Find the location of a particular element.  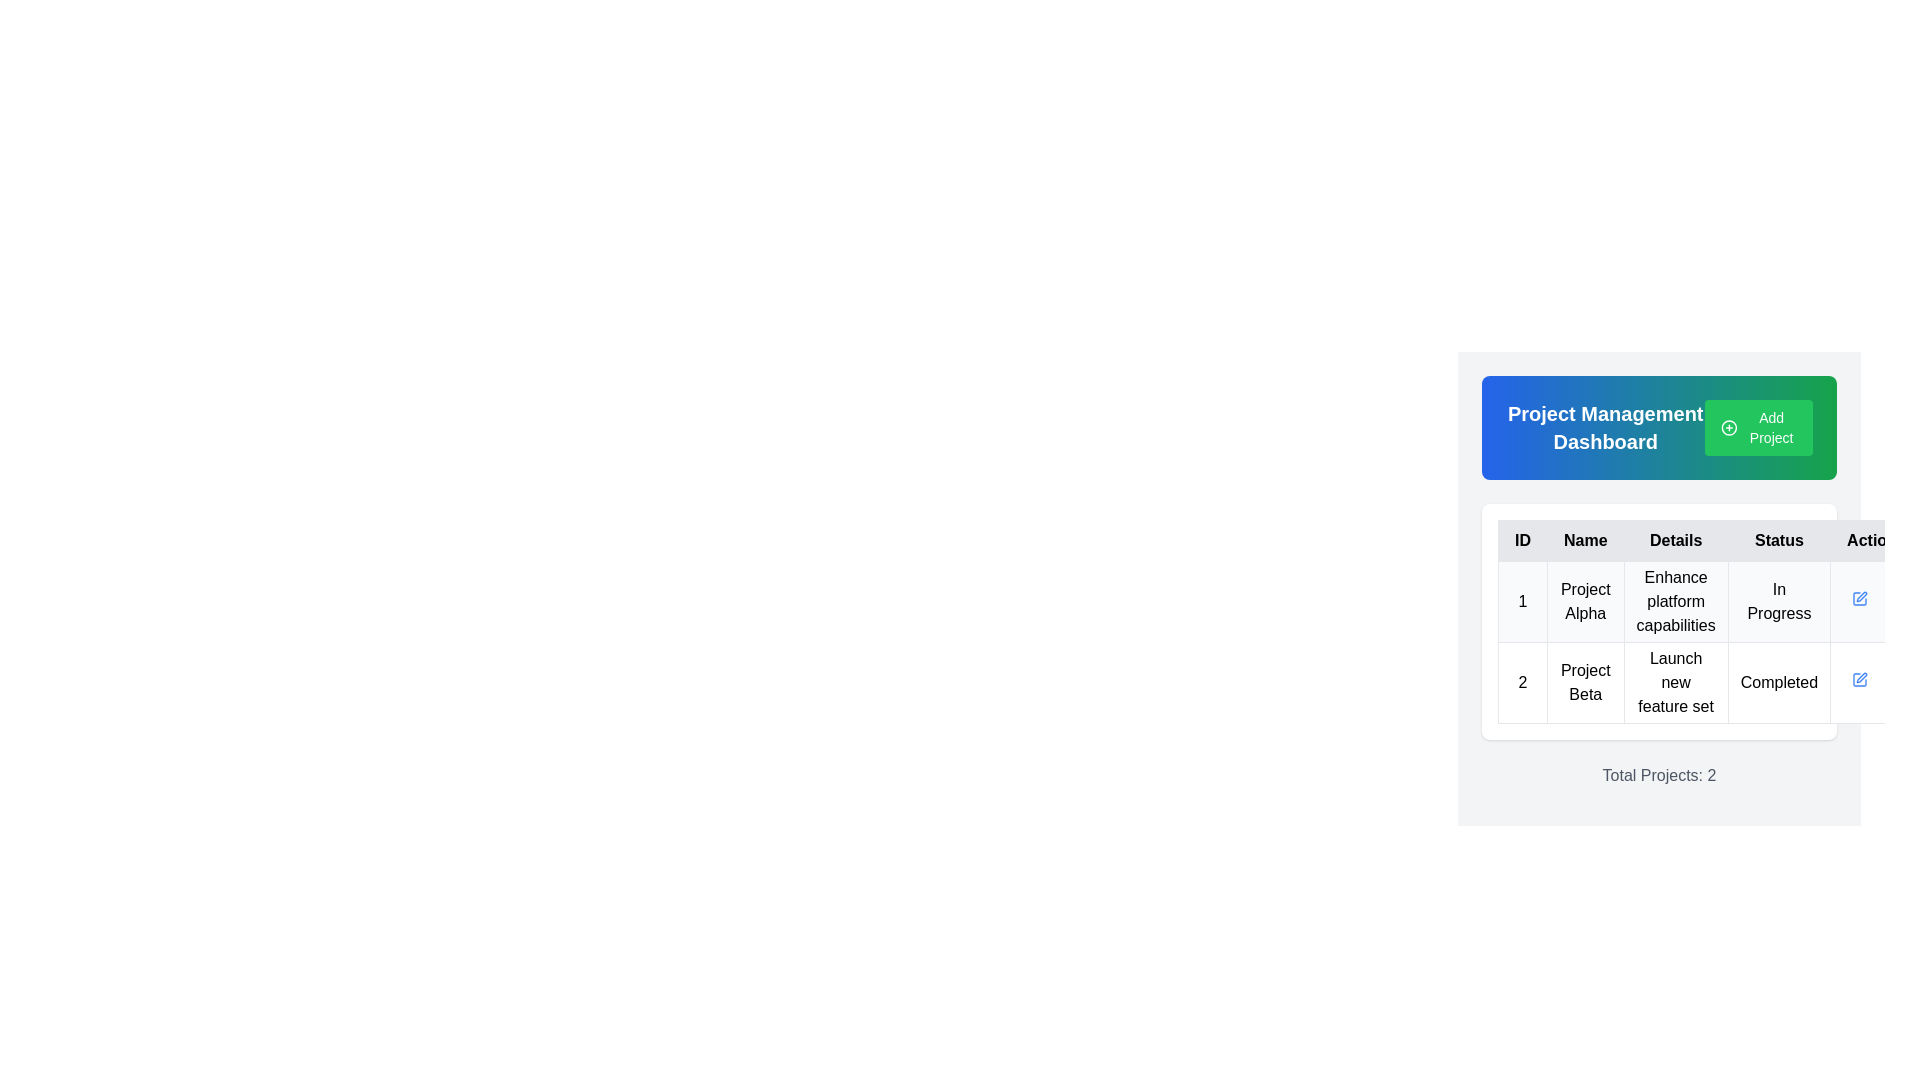

the text label reading 'Enhance platform capabilities' located in the third column of the first row under the 'Details' column of the table representing 'Project Alpha' is located at coordinates (1676, 600).